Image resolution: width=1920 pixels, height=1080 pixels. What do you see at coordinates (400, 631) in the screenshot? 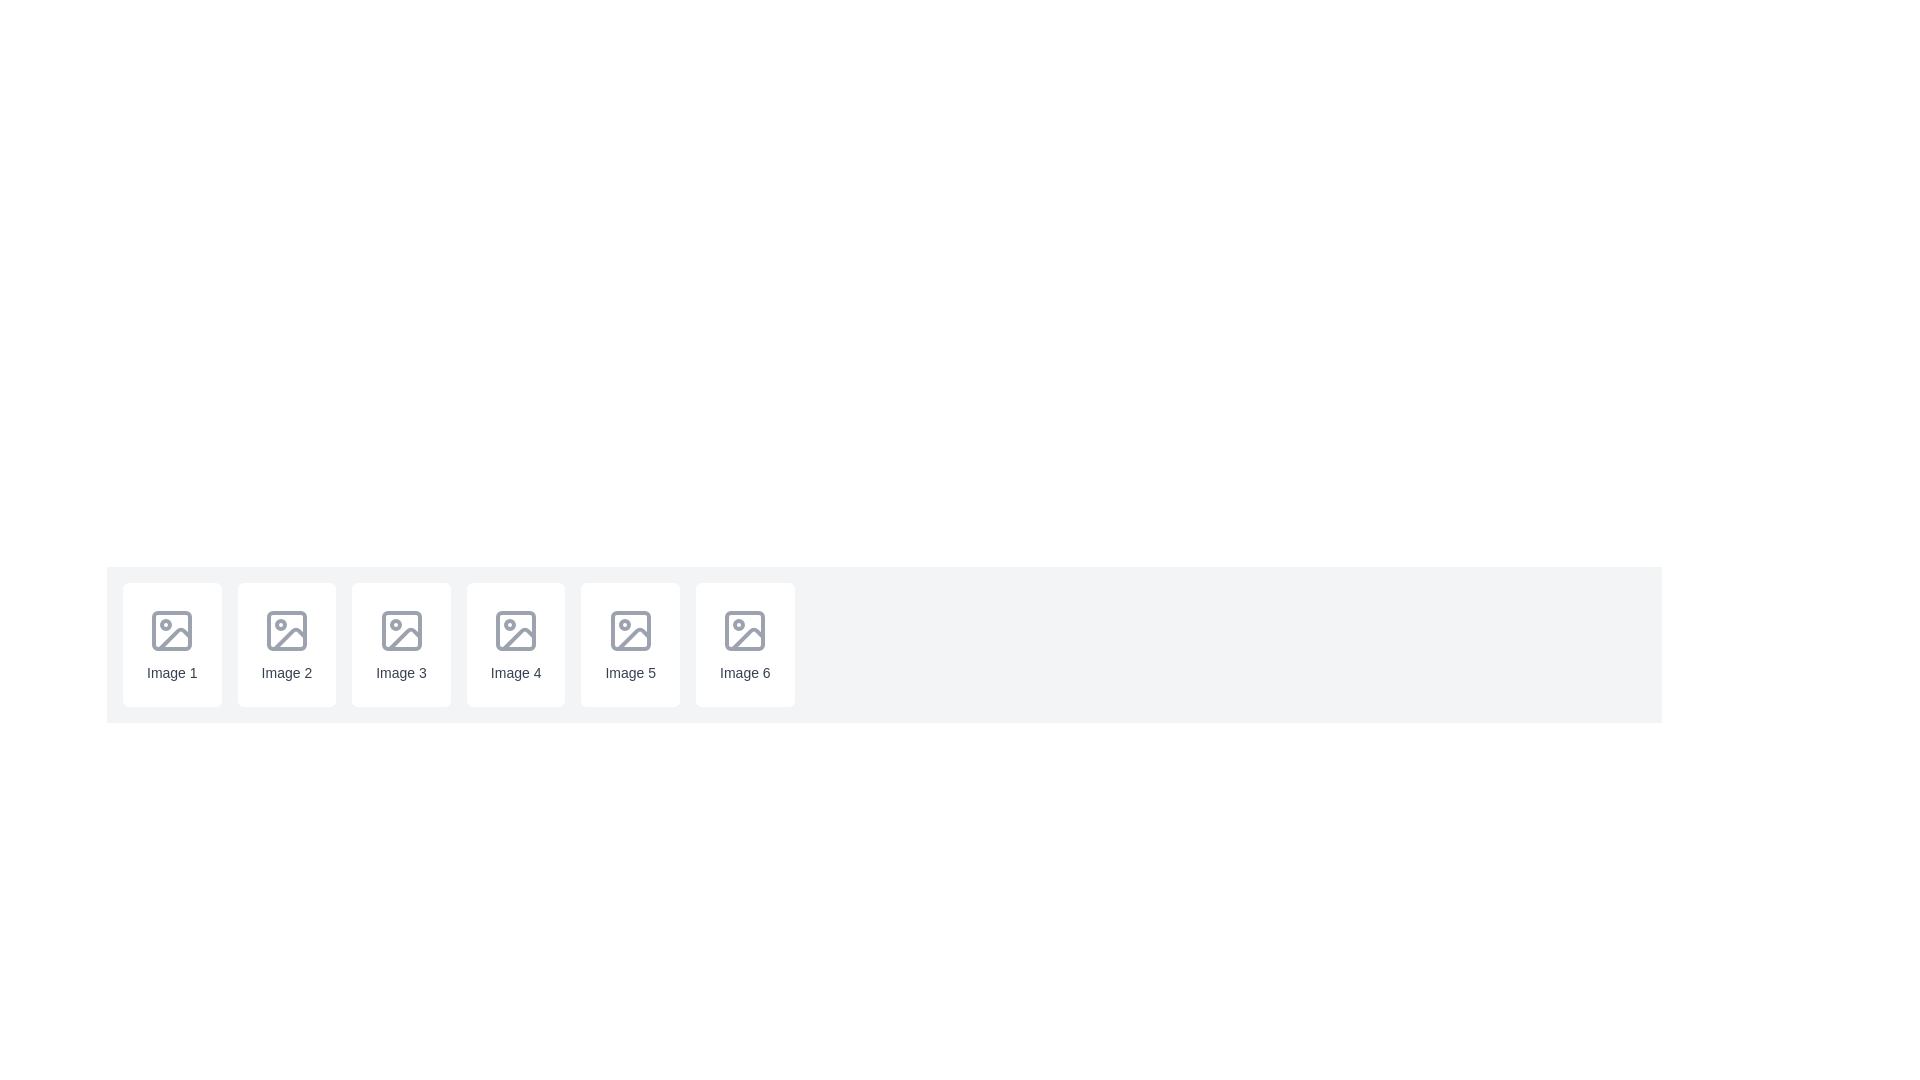
I see `the icon that visually represents 'Image 3', which is the third item in a horizontal row of image entries` at bounding box center [400, 631].